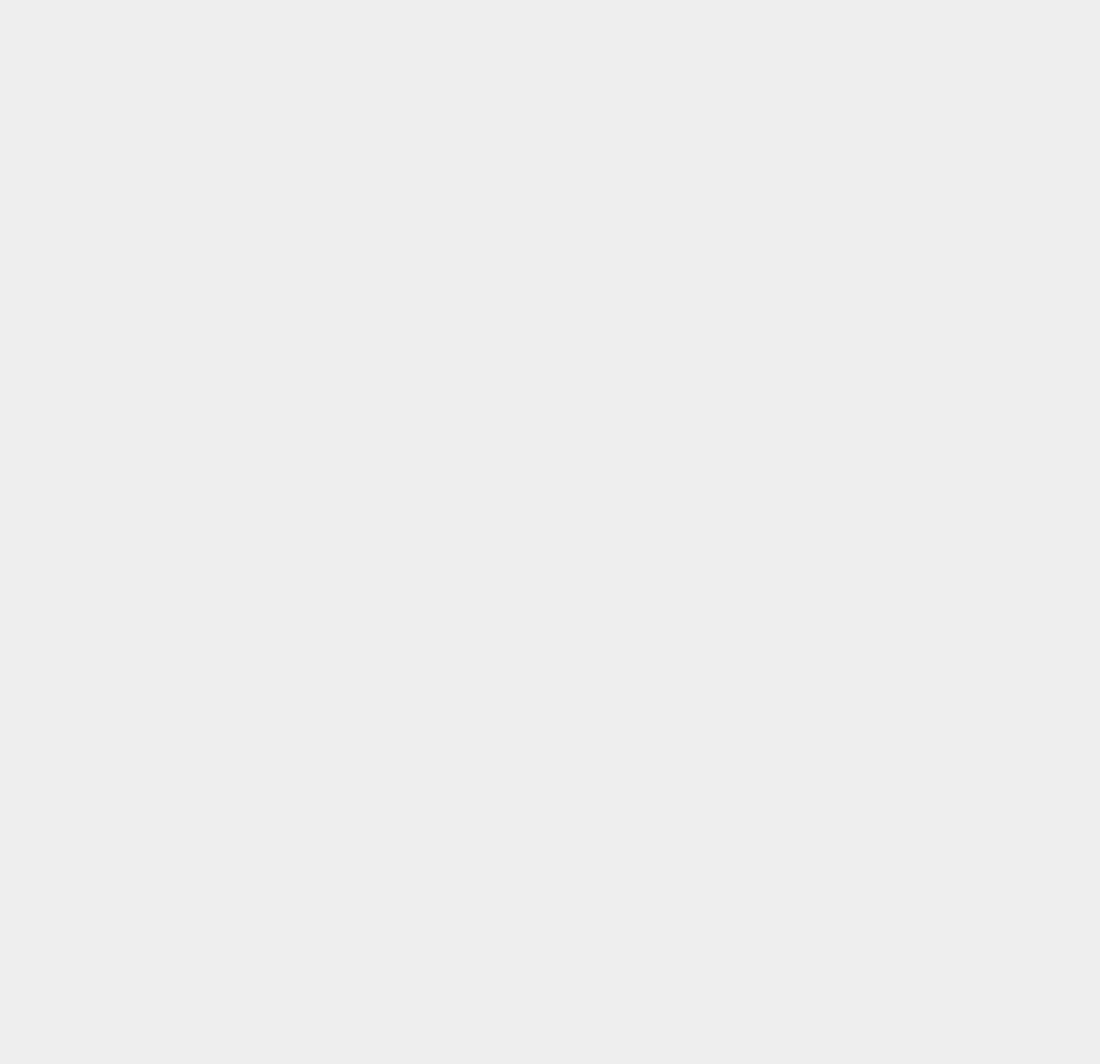 Image resolution: width=1100 pixels, height=1064 pixels. I want to click on 'eReader', so click(803, 1035).